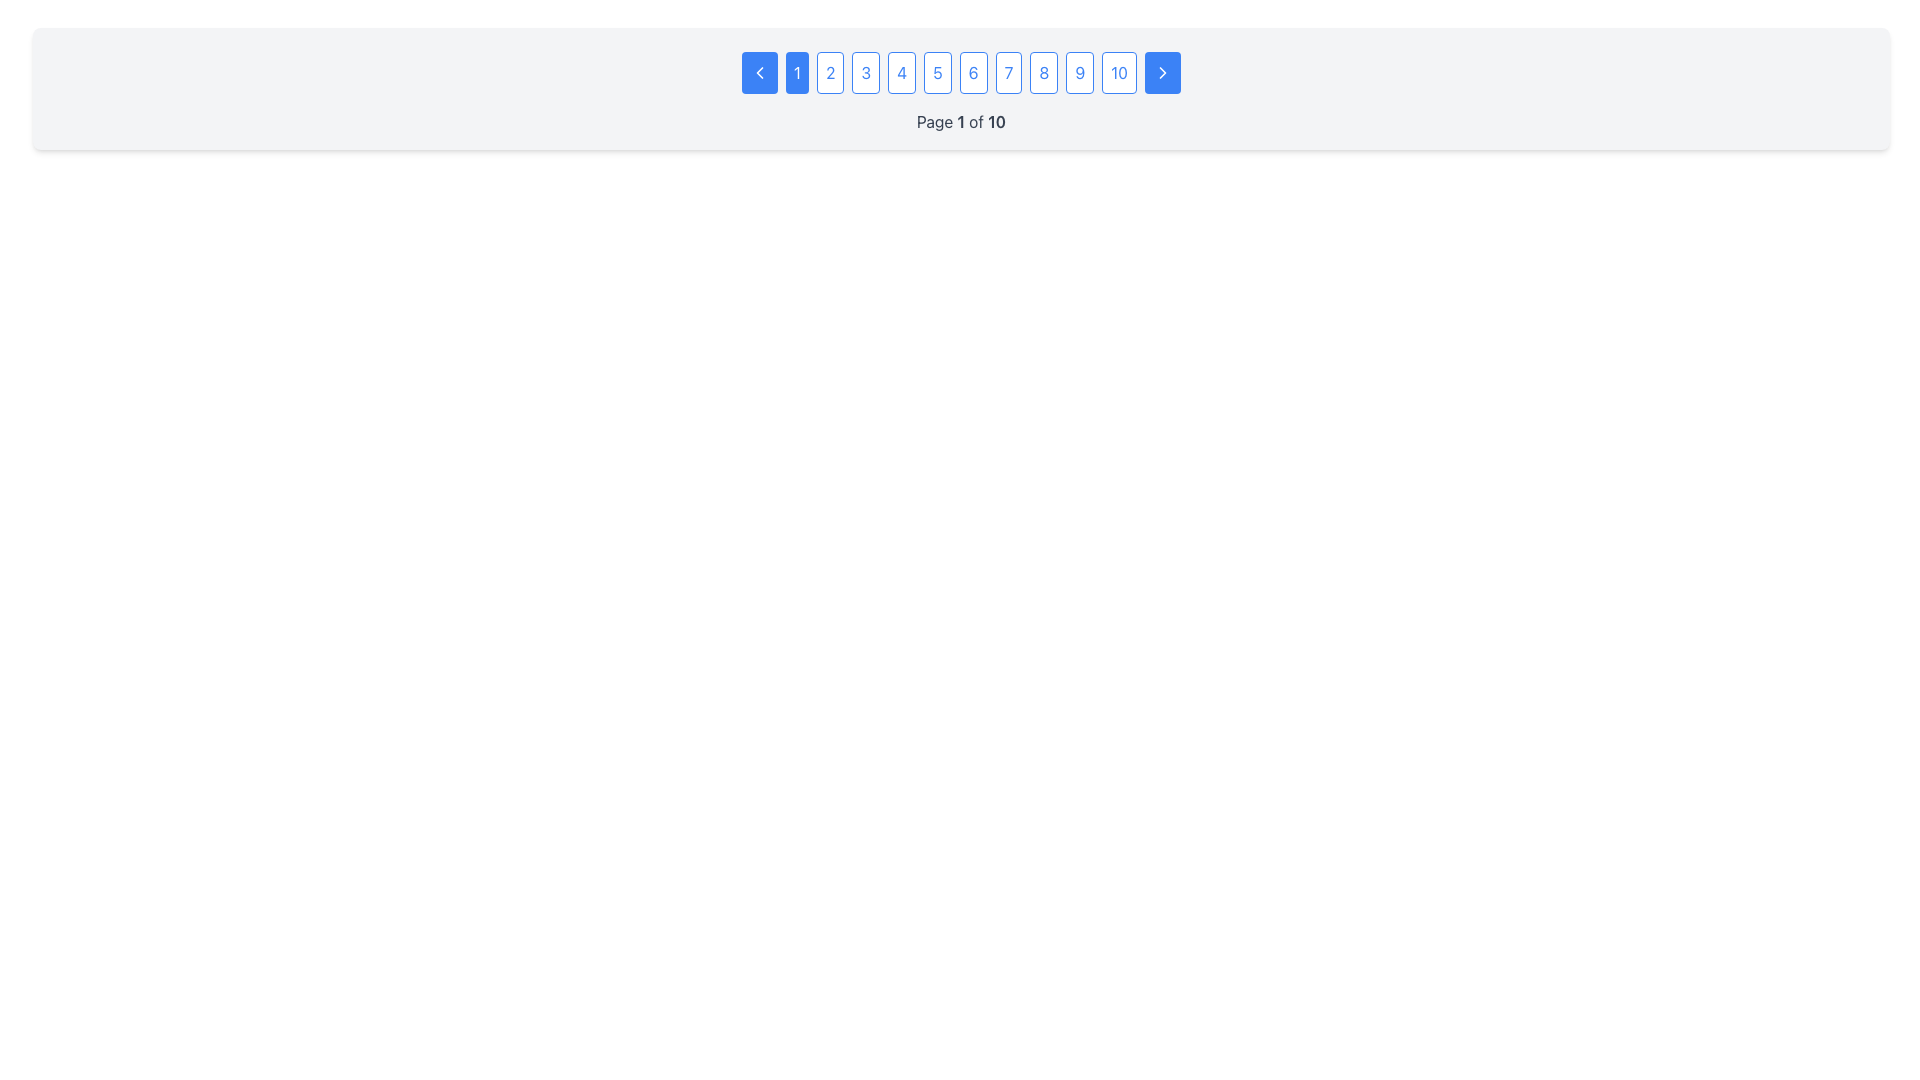  What do you see at coordinates (936, 72) in the screenshot?
I see `the pagination button labeled '5'` at bounding box center [936, 72].